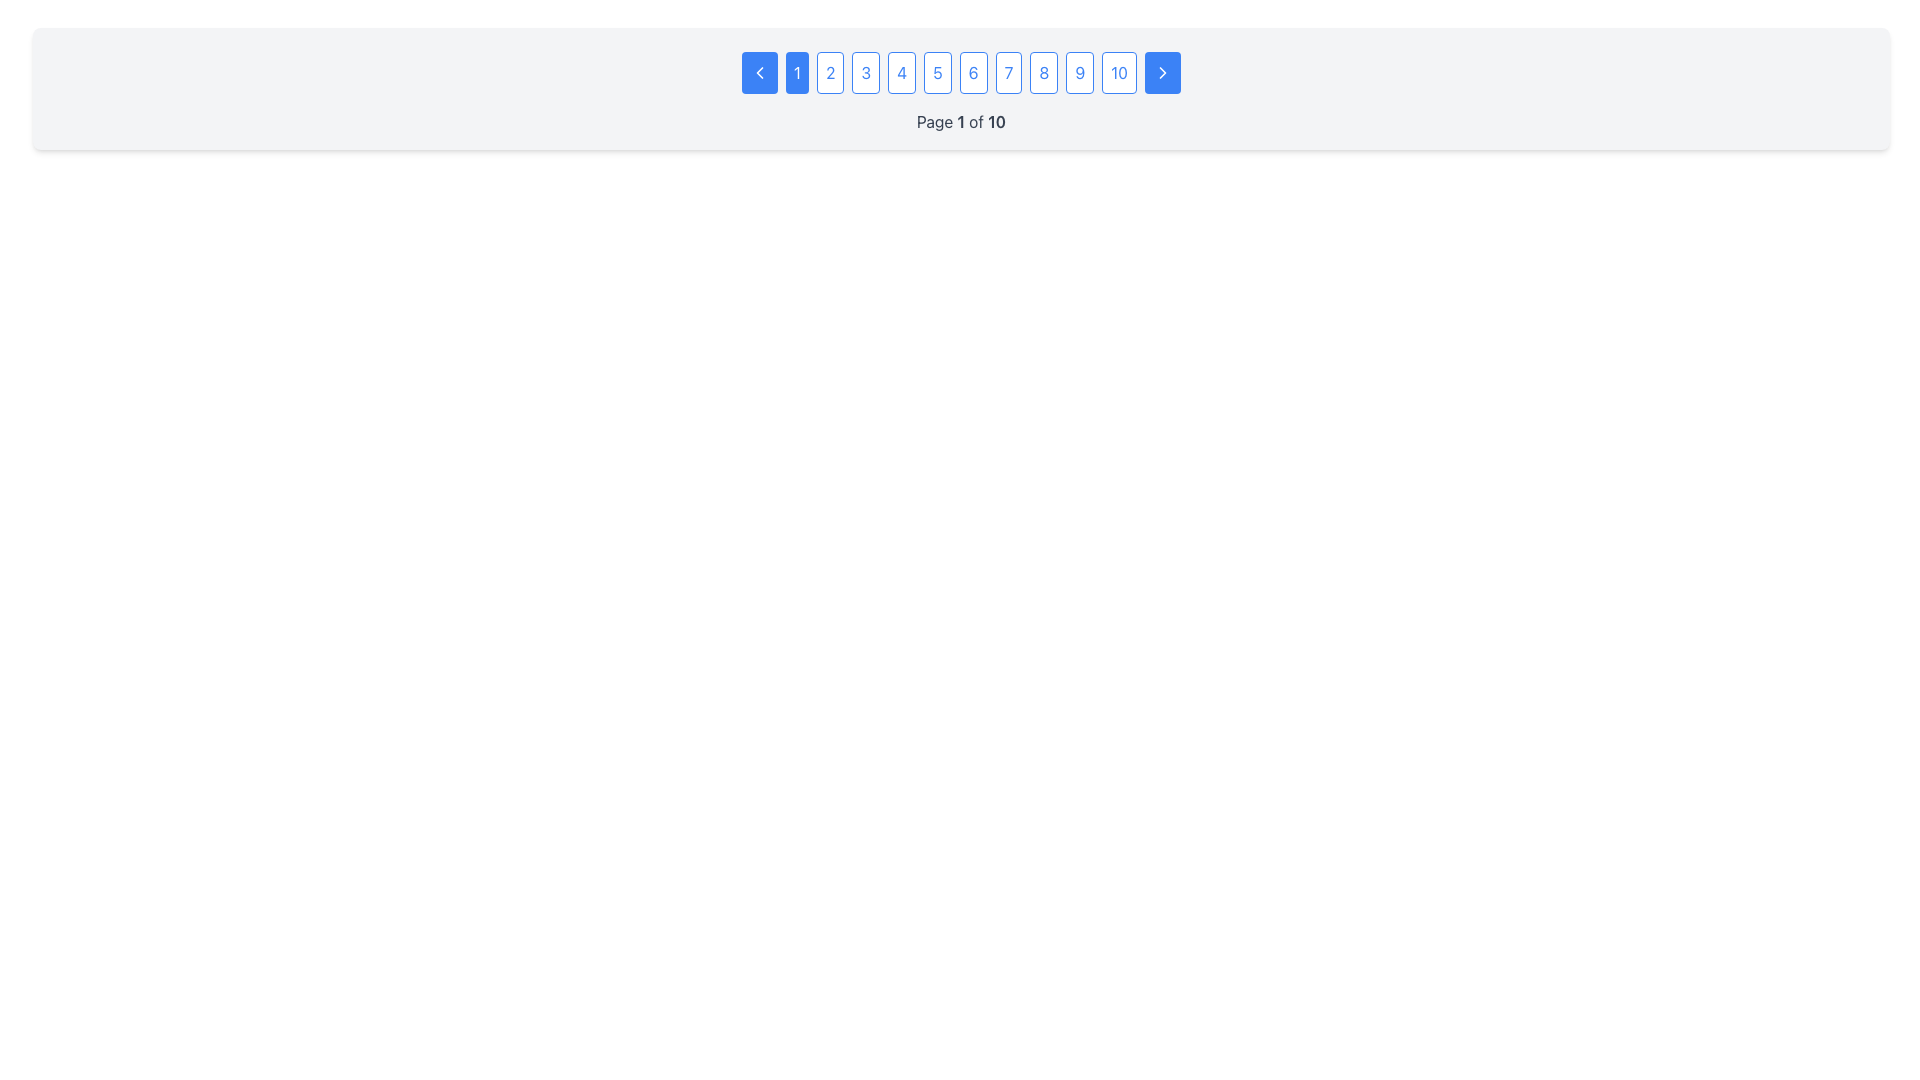  What do you see at coordinates (936, 72) in the screenshot?
I see `the pagination button labeled '5'` at bounding box center [936, 72].